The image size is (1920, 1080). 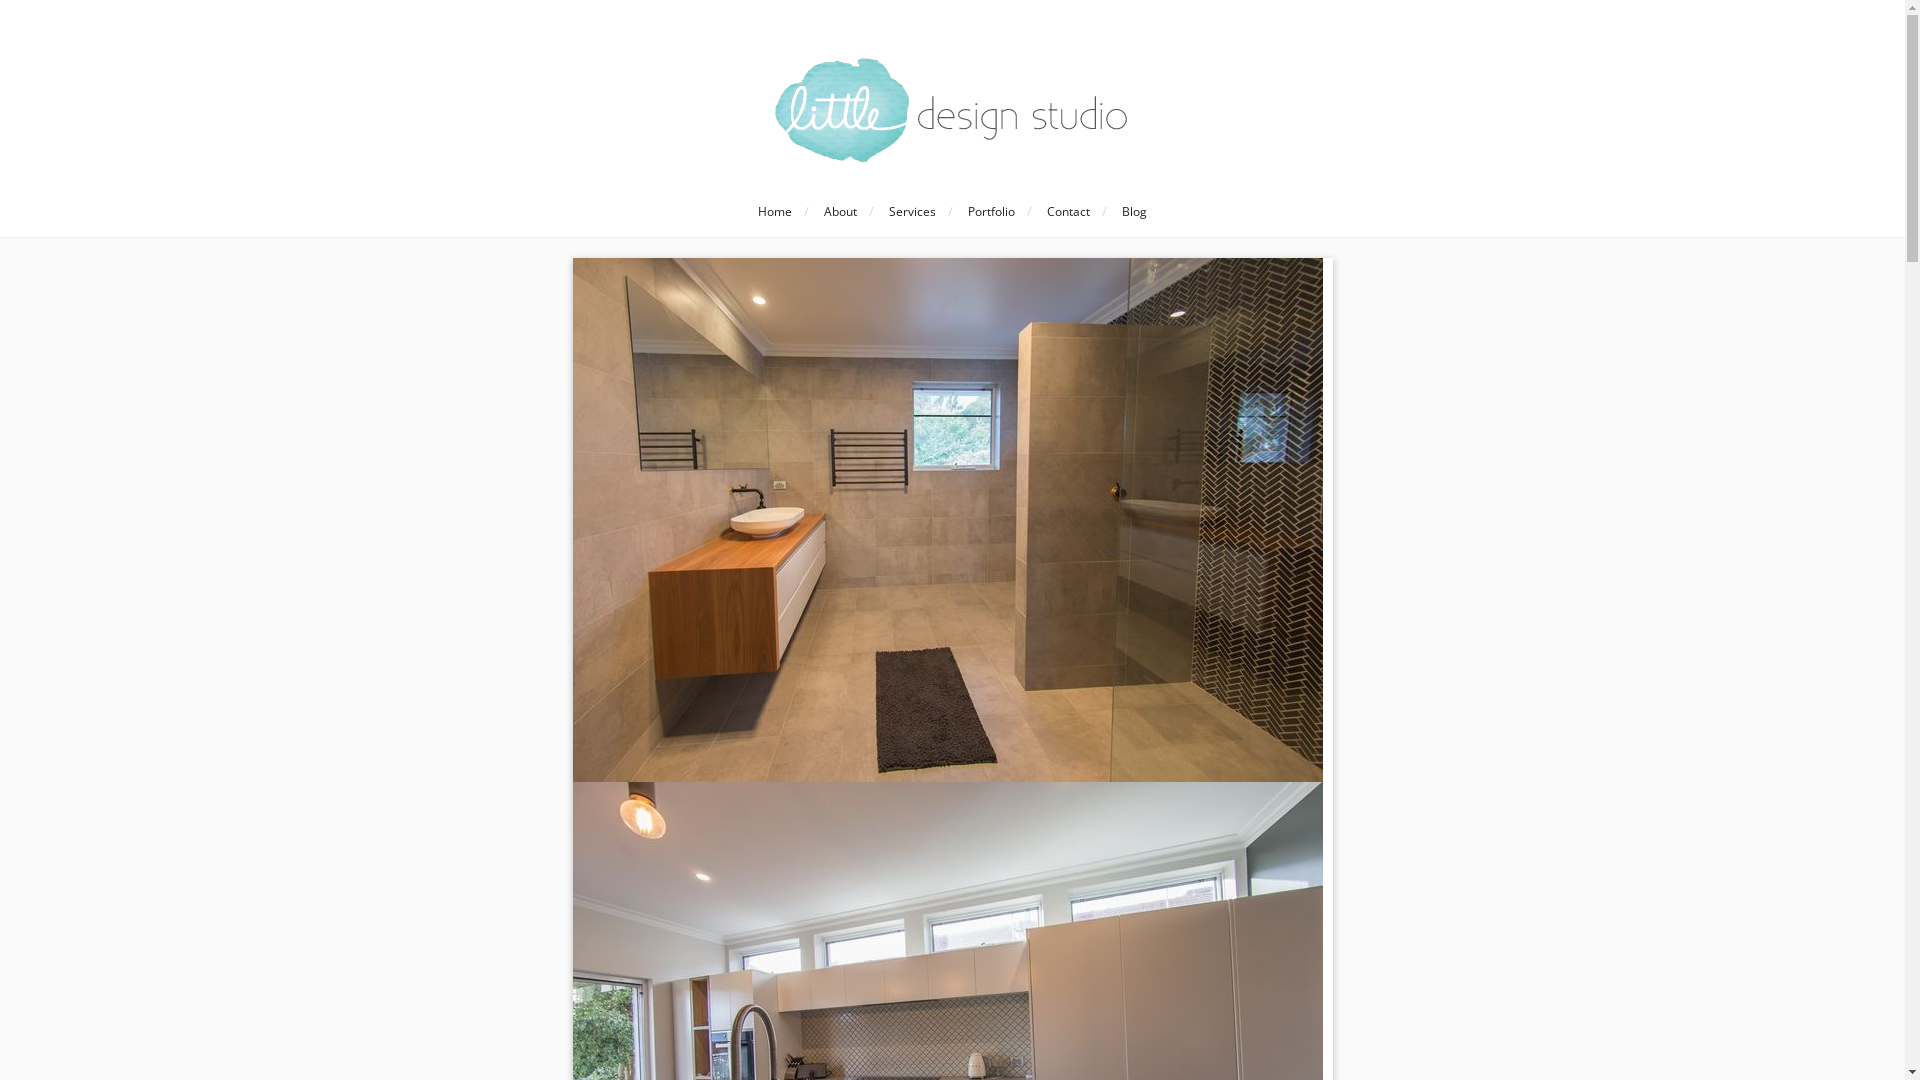 What do you see at coordinates (911, 212) in the screenshot?
I see `'Services'` at bounding box center [911, 212].